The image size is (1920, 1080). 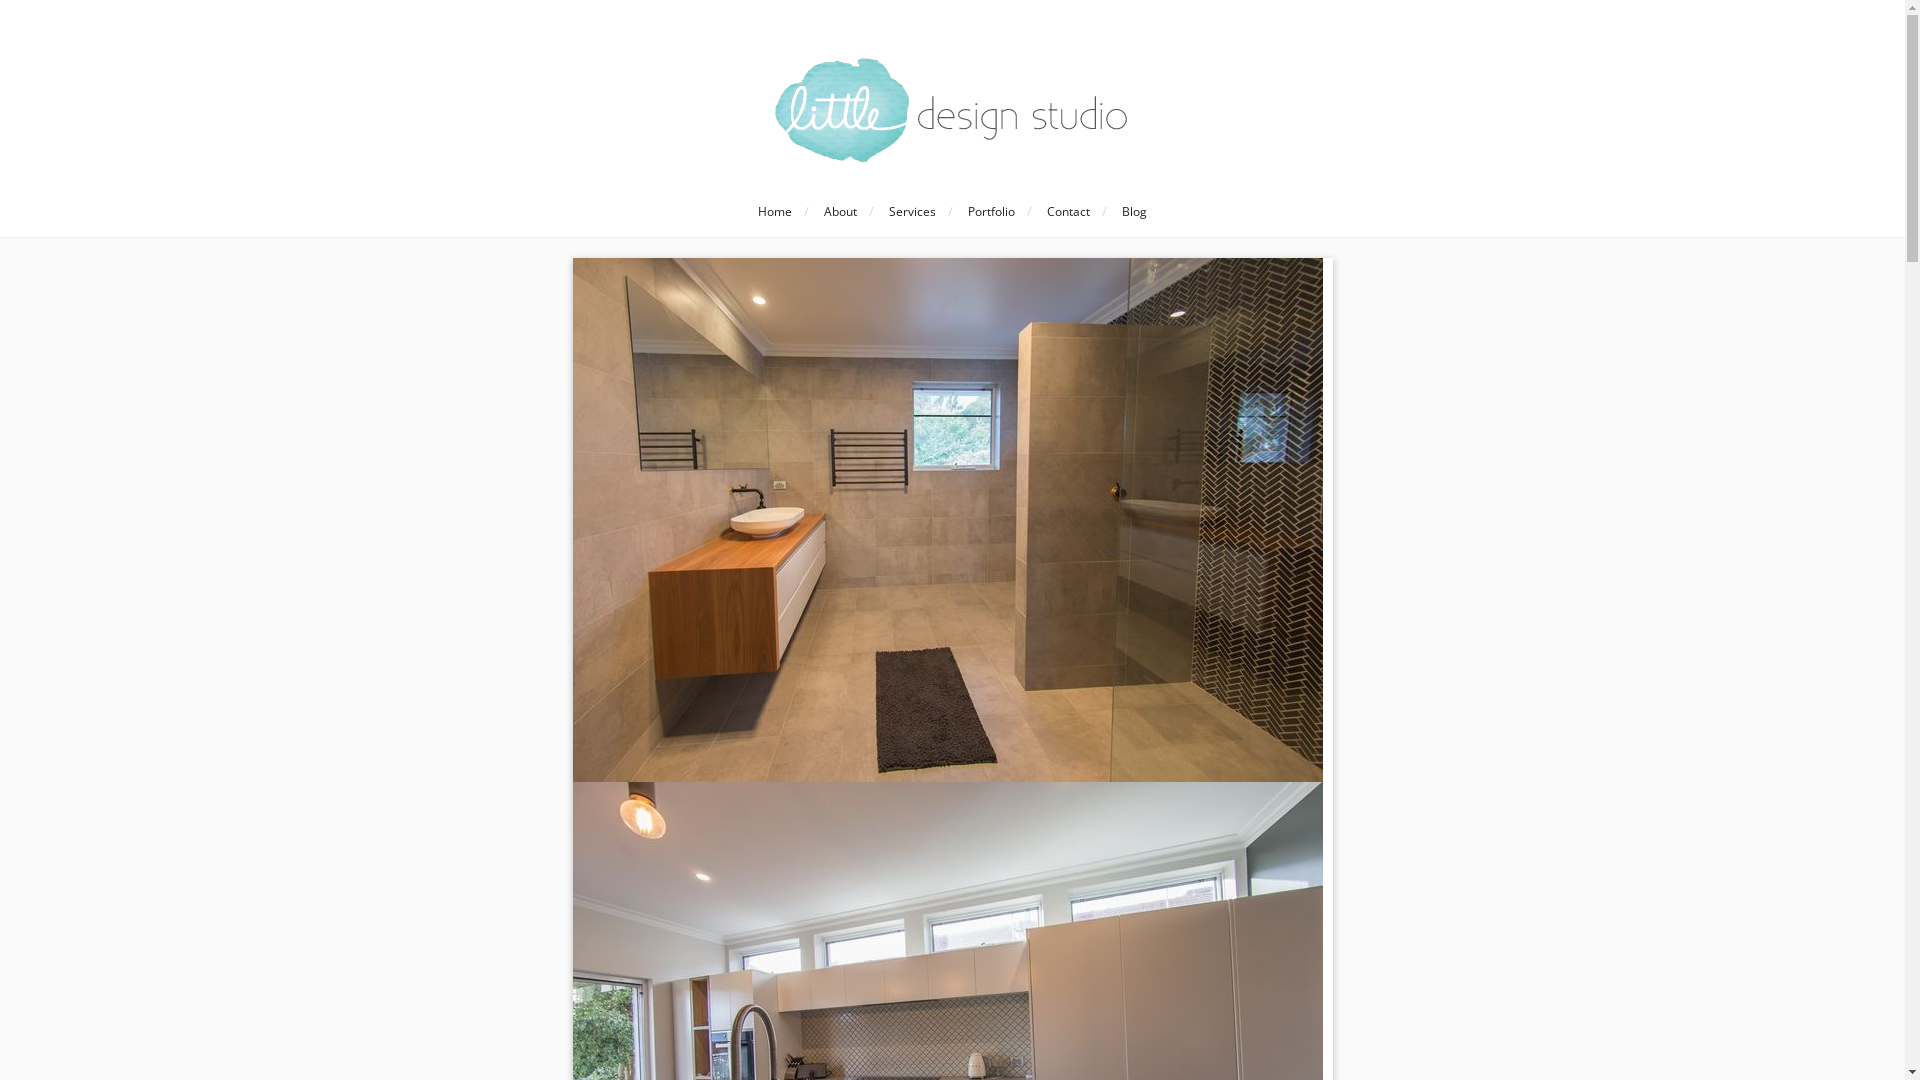 What do you see at coordinates (911, 212) in the screenshot?
I see `'Services'` at bounding box center [911, 212].